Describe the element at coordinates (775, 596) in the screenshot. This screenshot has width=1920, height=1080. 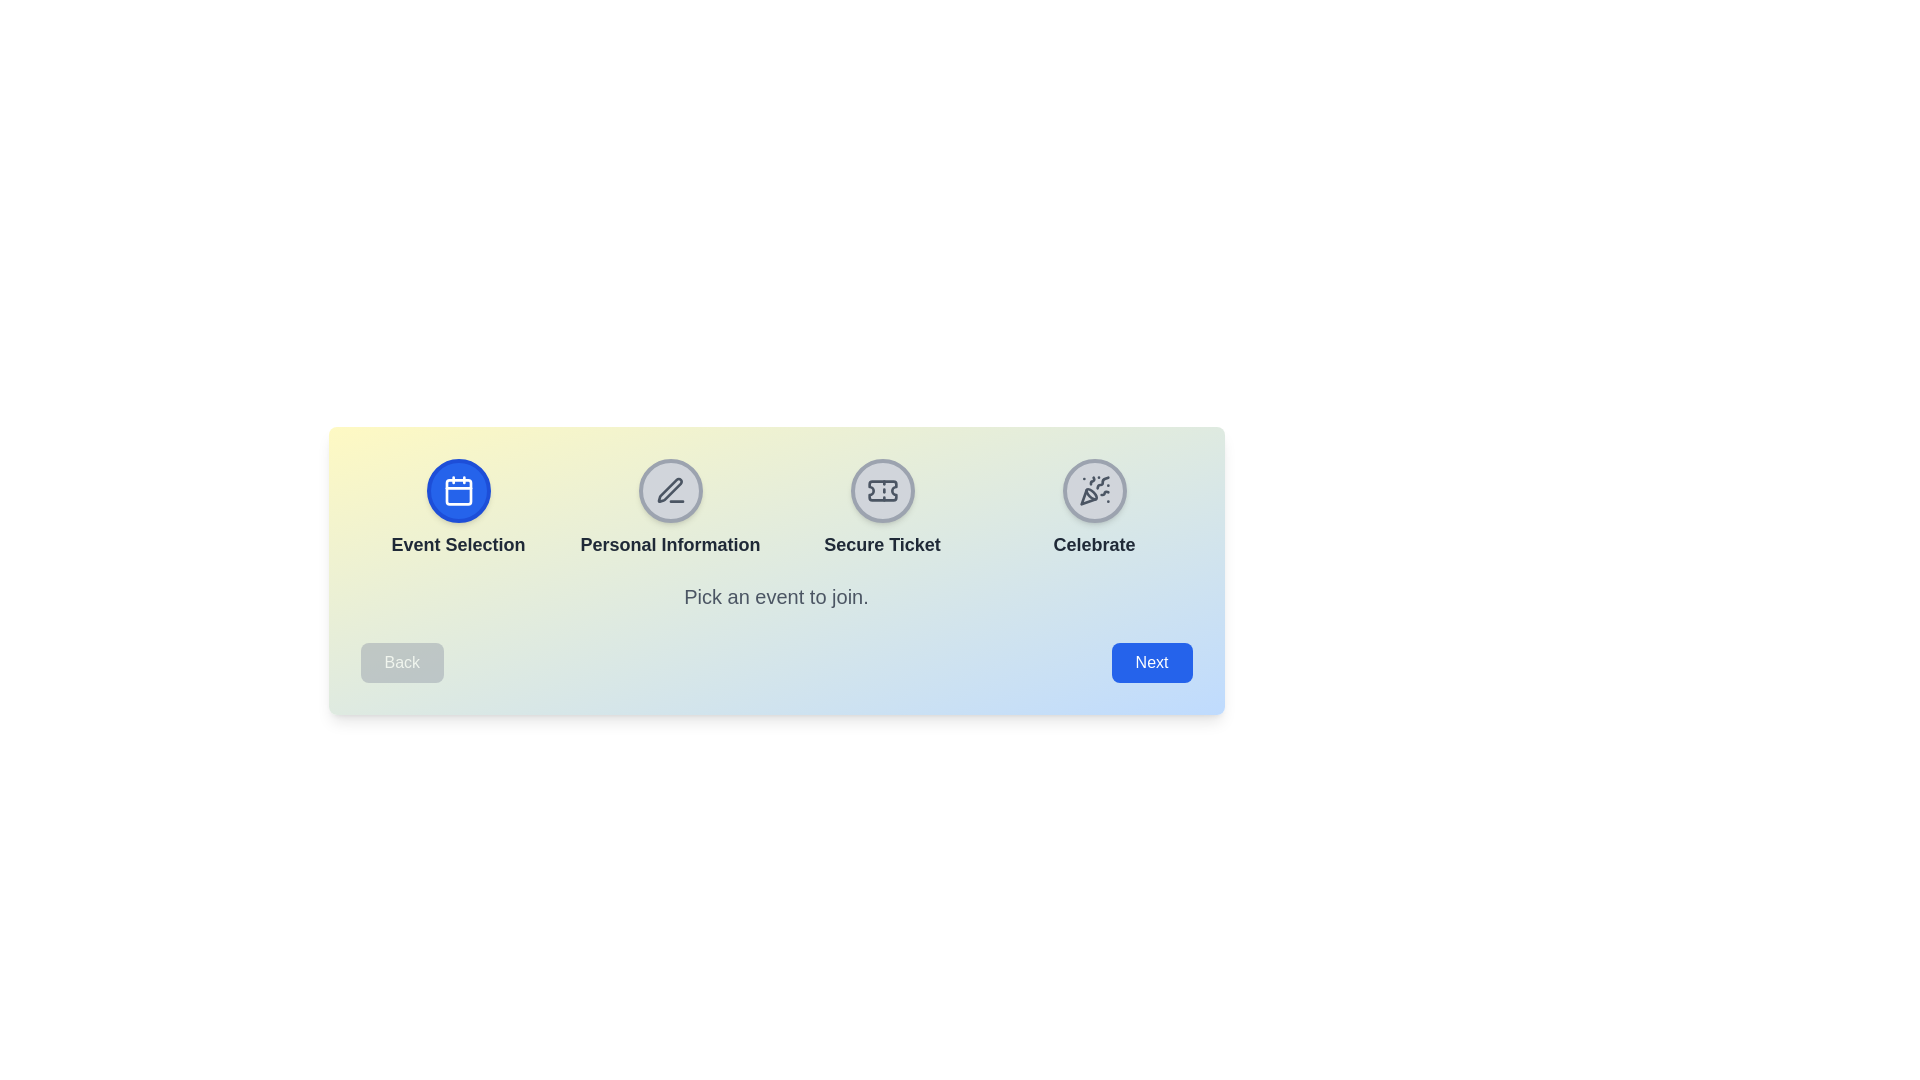
I see `the description text of the current step for better visibility` at that location.